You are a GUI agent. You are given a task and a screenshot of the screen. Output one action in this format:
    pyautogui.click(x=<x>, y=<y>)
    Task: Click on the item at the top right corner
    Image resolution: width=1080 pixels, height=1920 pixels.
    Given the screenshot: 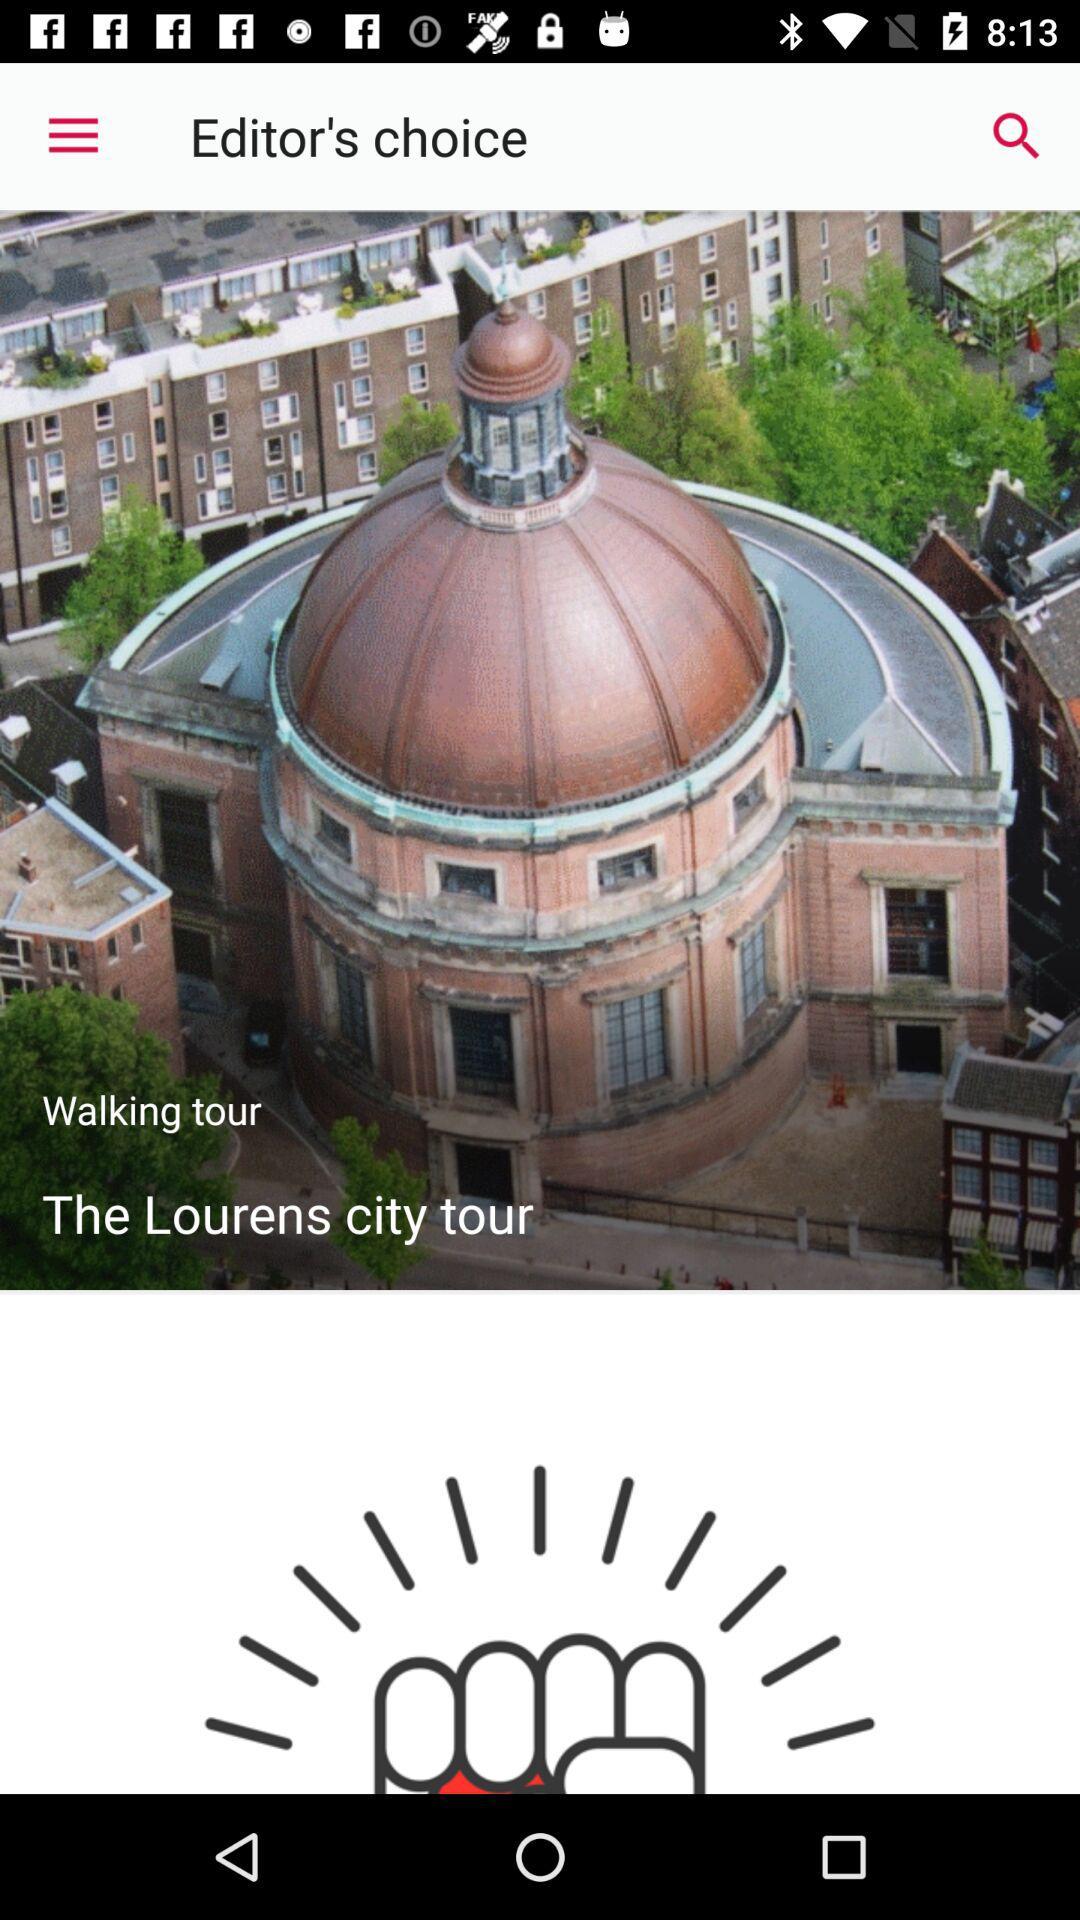 What is the action you would take?
    pyautogui.click(x=1017, y=135)
    